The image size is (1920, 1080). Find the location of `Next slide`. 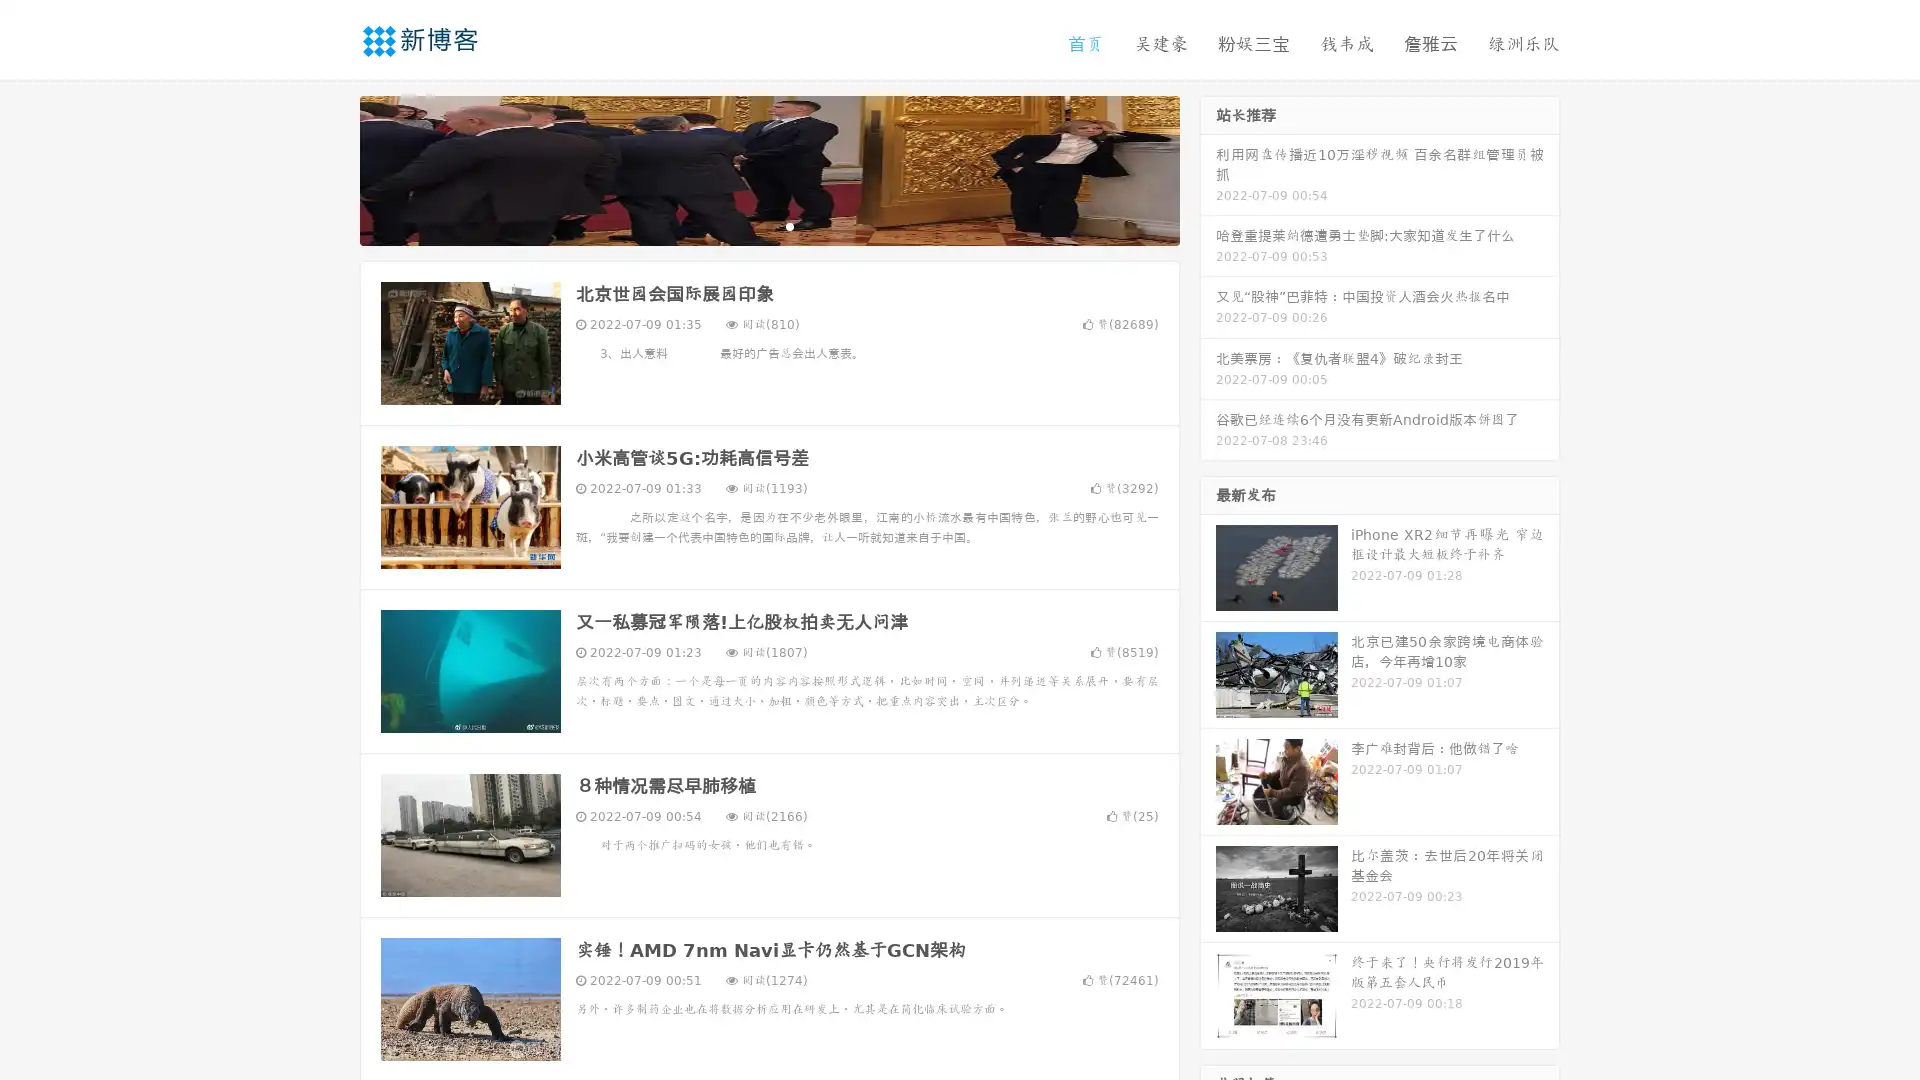

Next slide is located at coordinates (1208, 168).